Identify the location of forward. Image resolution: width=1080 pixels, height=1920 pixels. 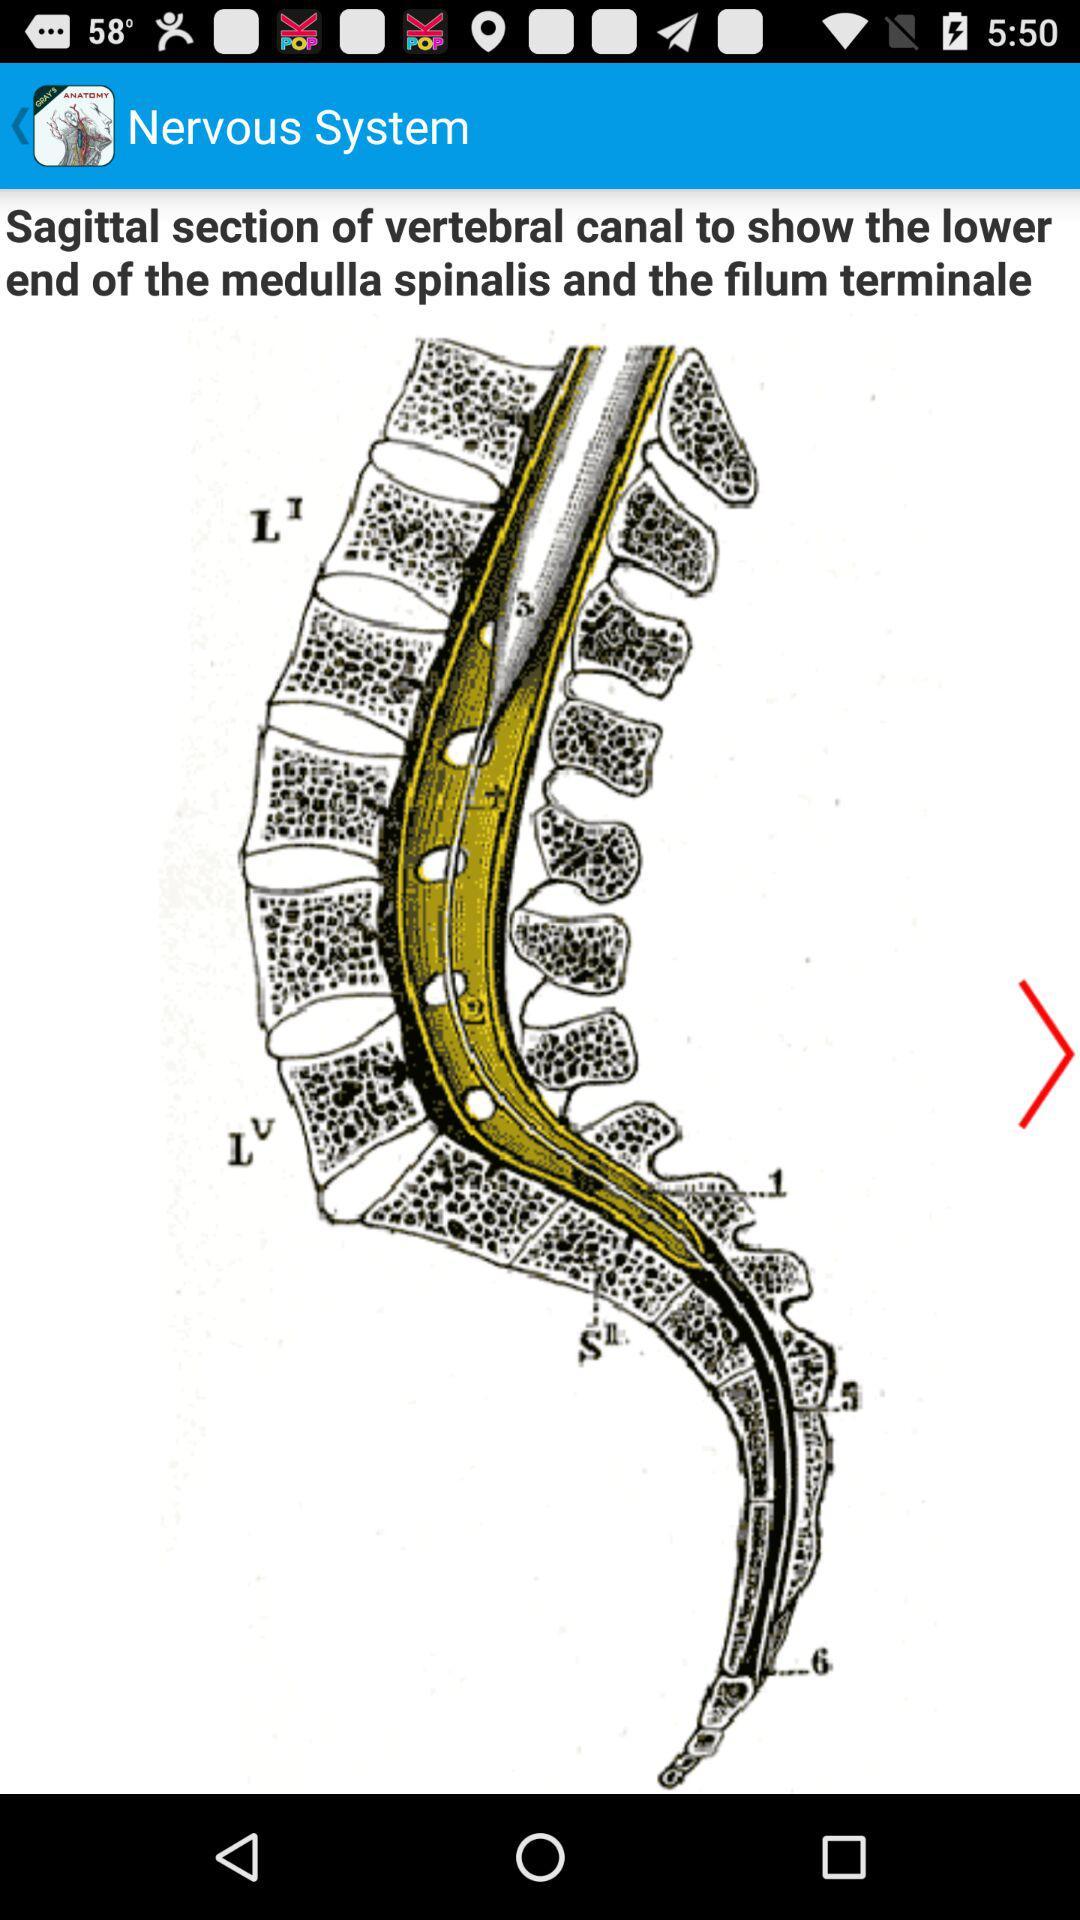
(1045, 1052).